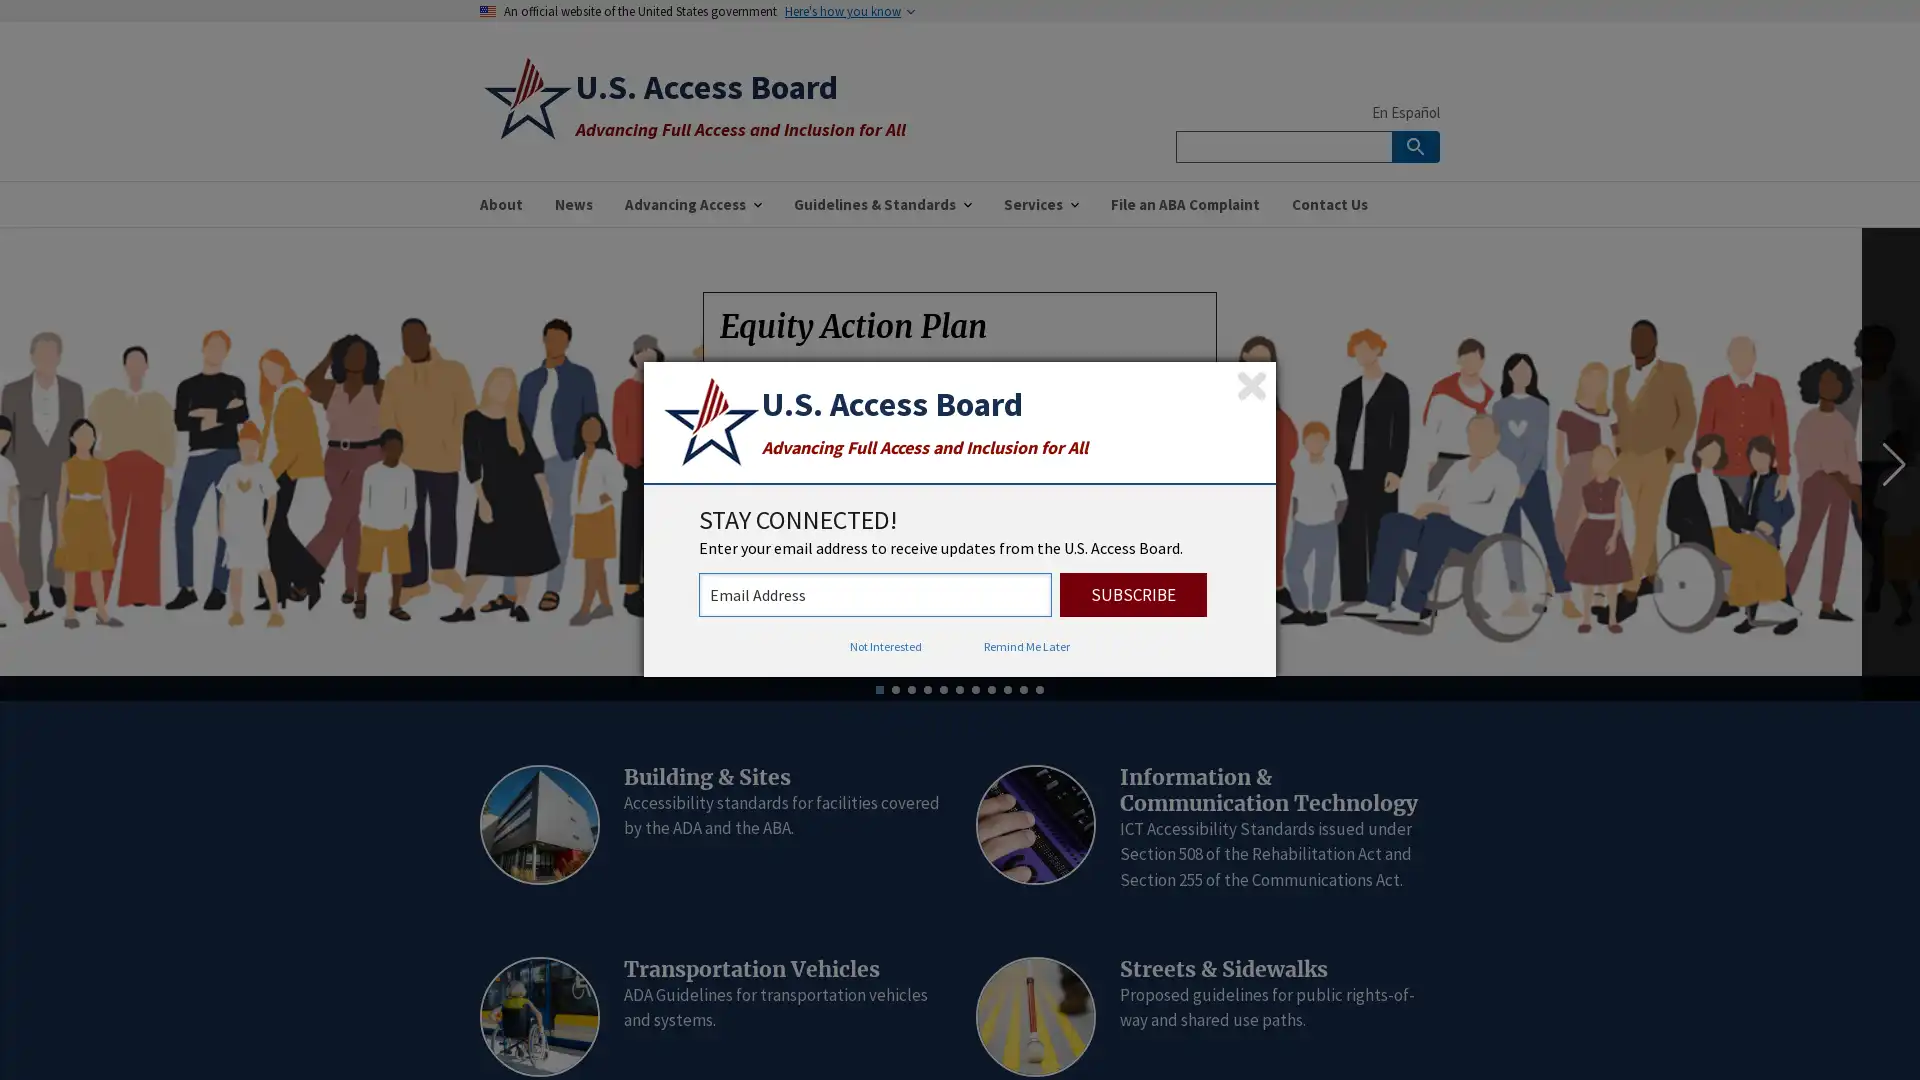 This screenshot has width=1920, height=1080. What do you see at coordinates (843, 11) in the screenshot?
I see `Here's how you know` at bounding box center [843, 11].